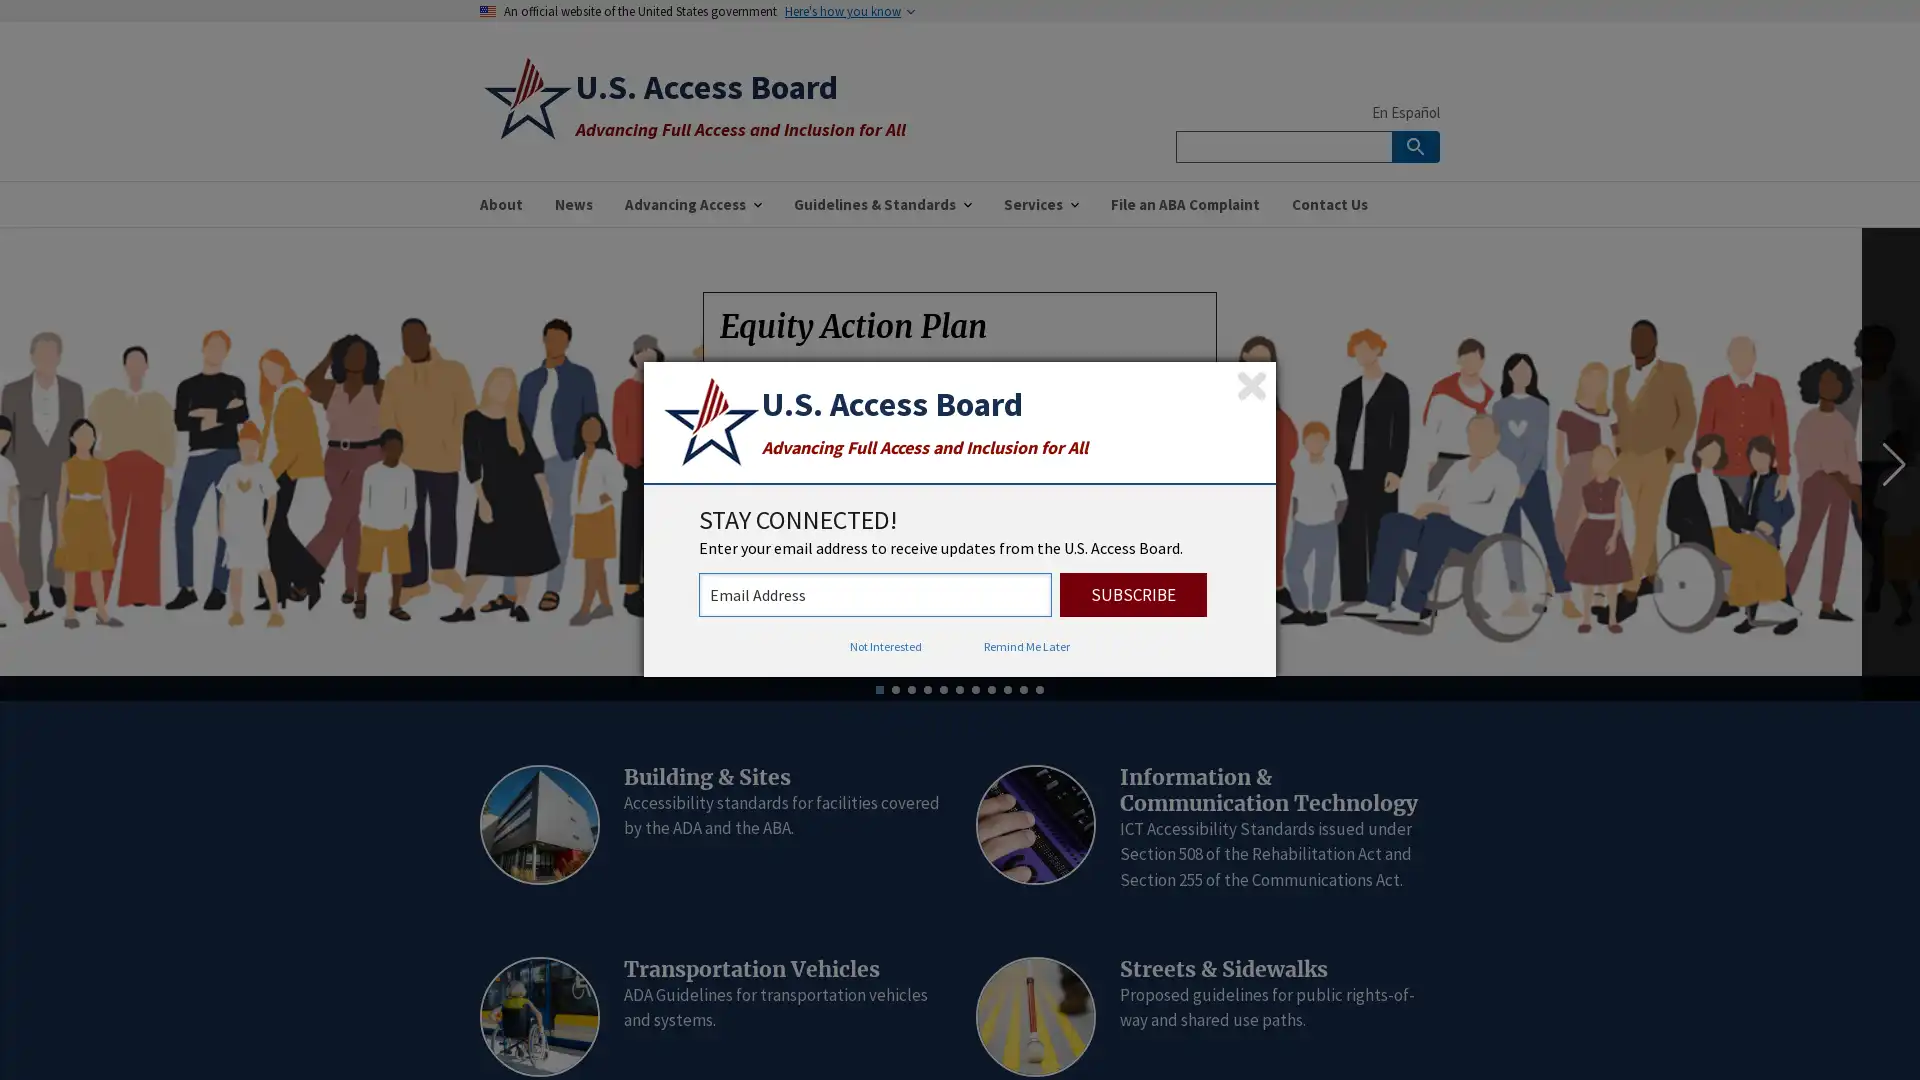 This screenshot has width=1920, height=1080. What do you see at coordinates (843, 11) in the screenshot?
I see `Here's how you know` at bounding box center [843, 11].